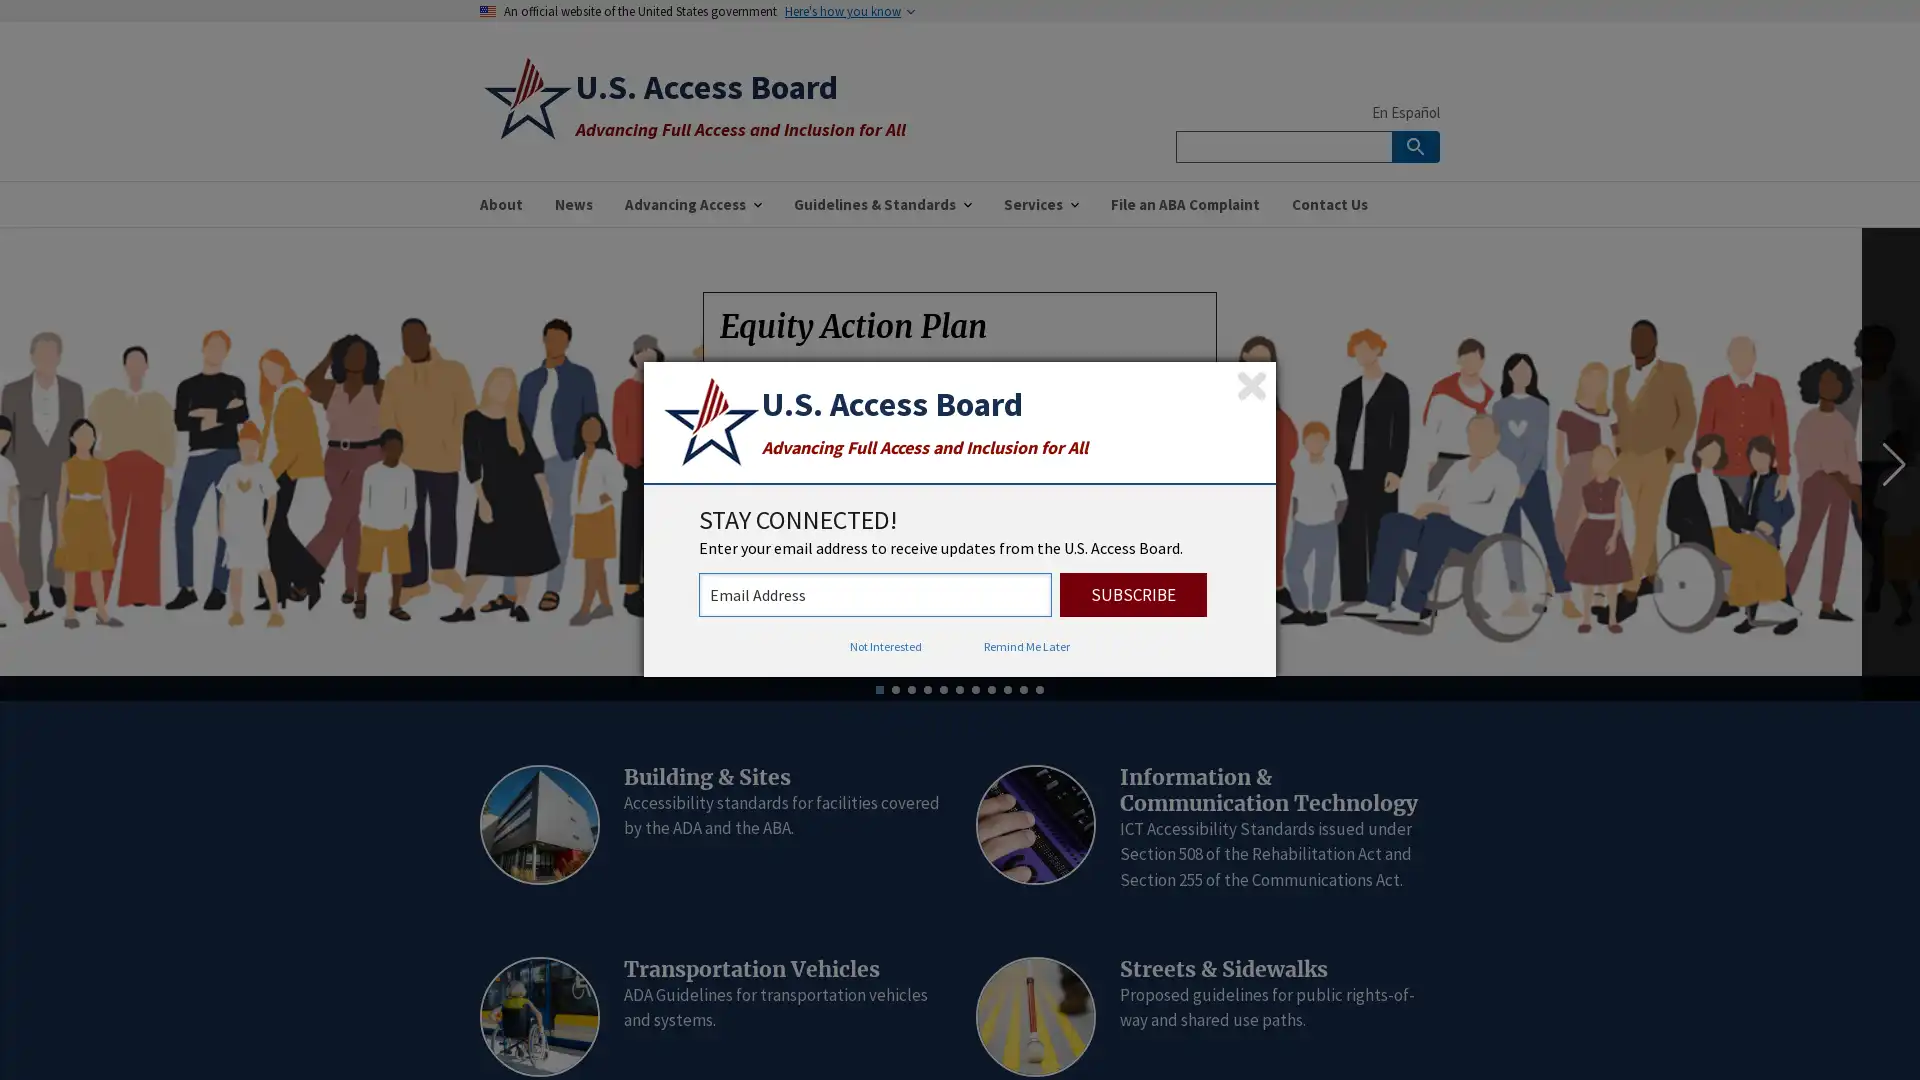 This screenshot has width=1920, height=1080. What do you see at coordinates (843, 11) in the screenshot?
I see `Here's how you know` at bounding box center [843, 11].